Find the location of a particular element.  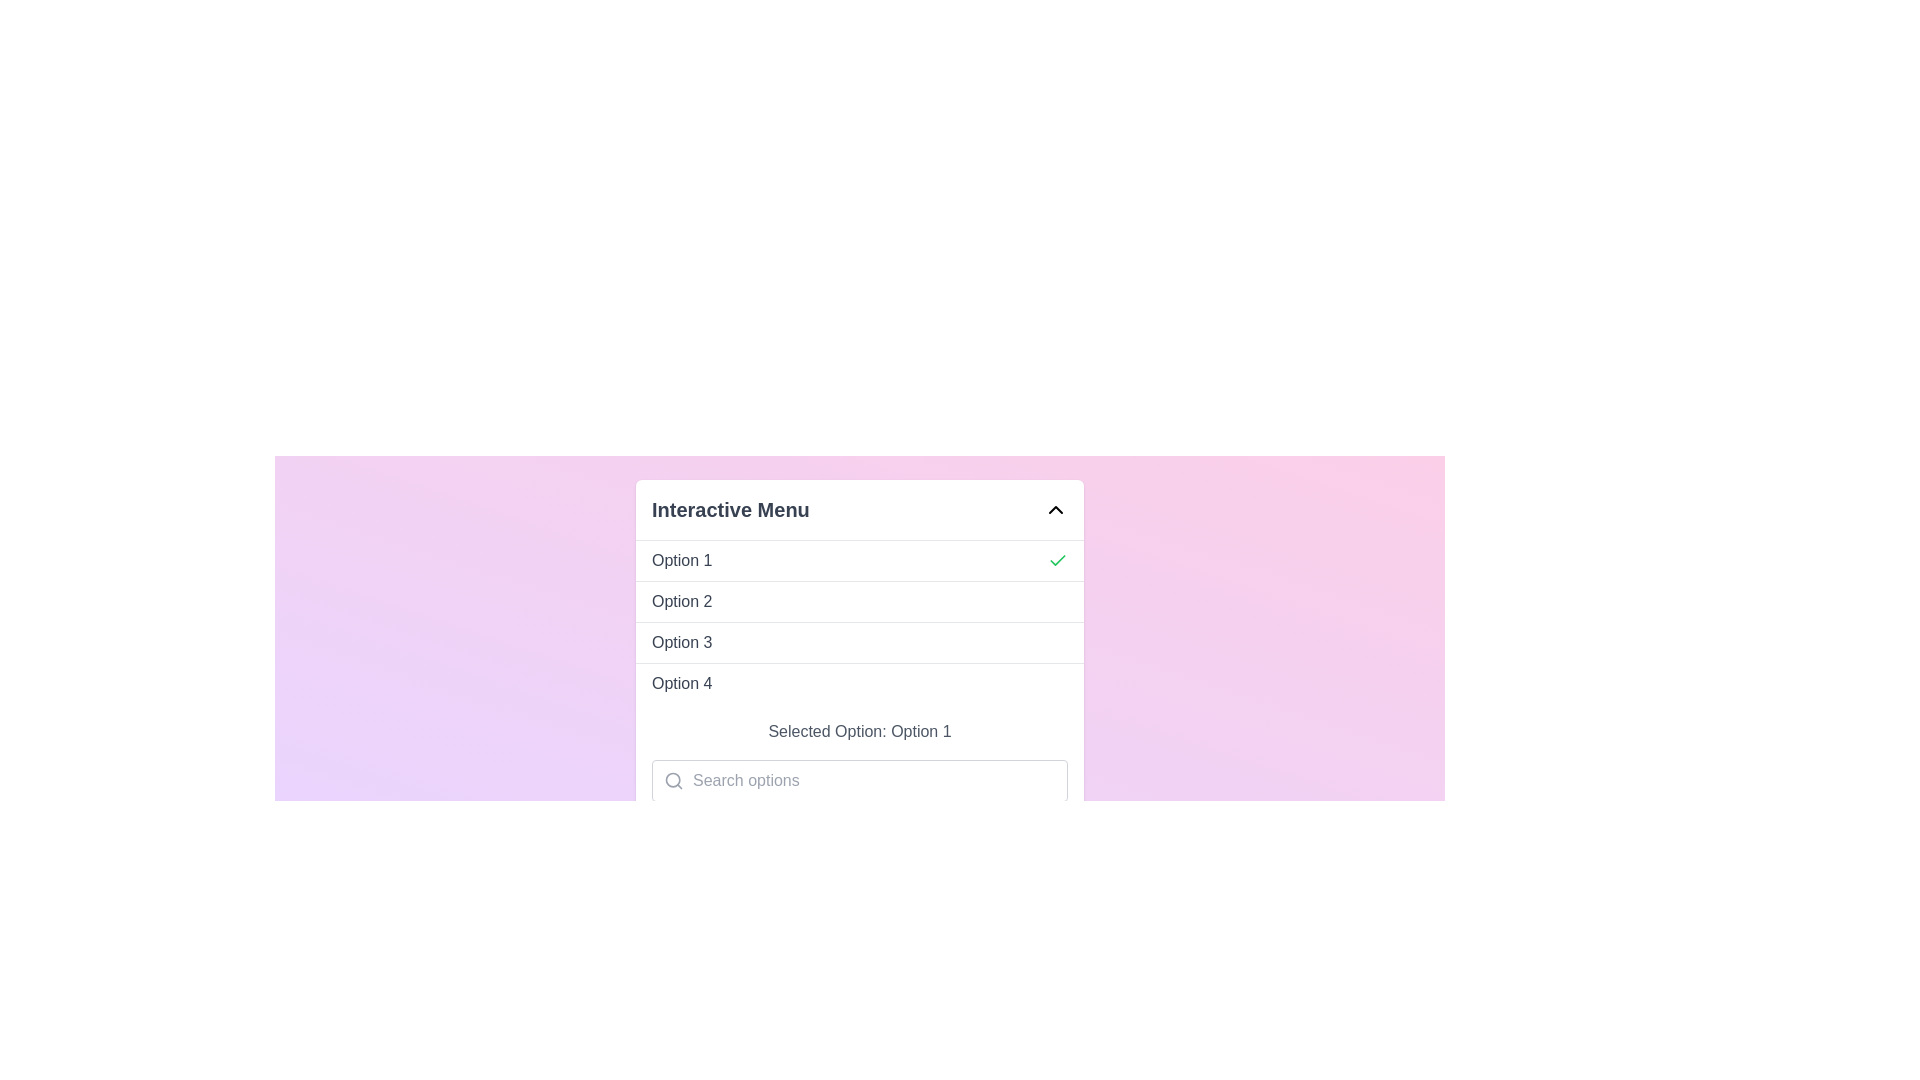

the selectable 'Option 4' text label in the dropdown menu, which is the fourth item in a vertically stacked list is located at coordinates (682, 682).